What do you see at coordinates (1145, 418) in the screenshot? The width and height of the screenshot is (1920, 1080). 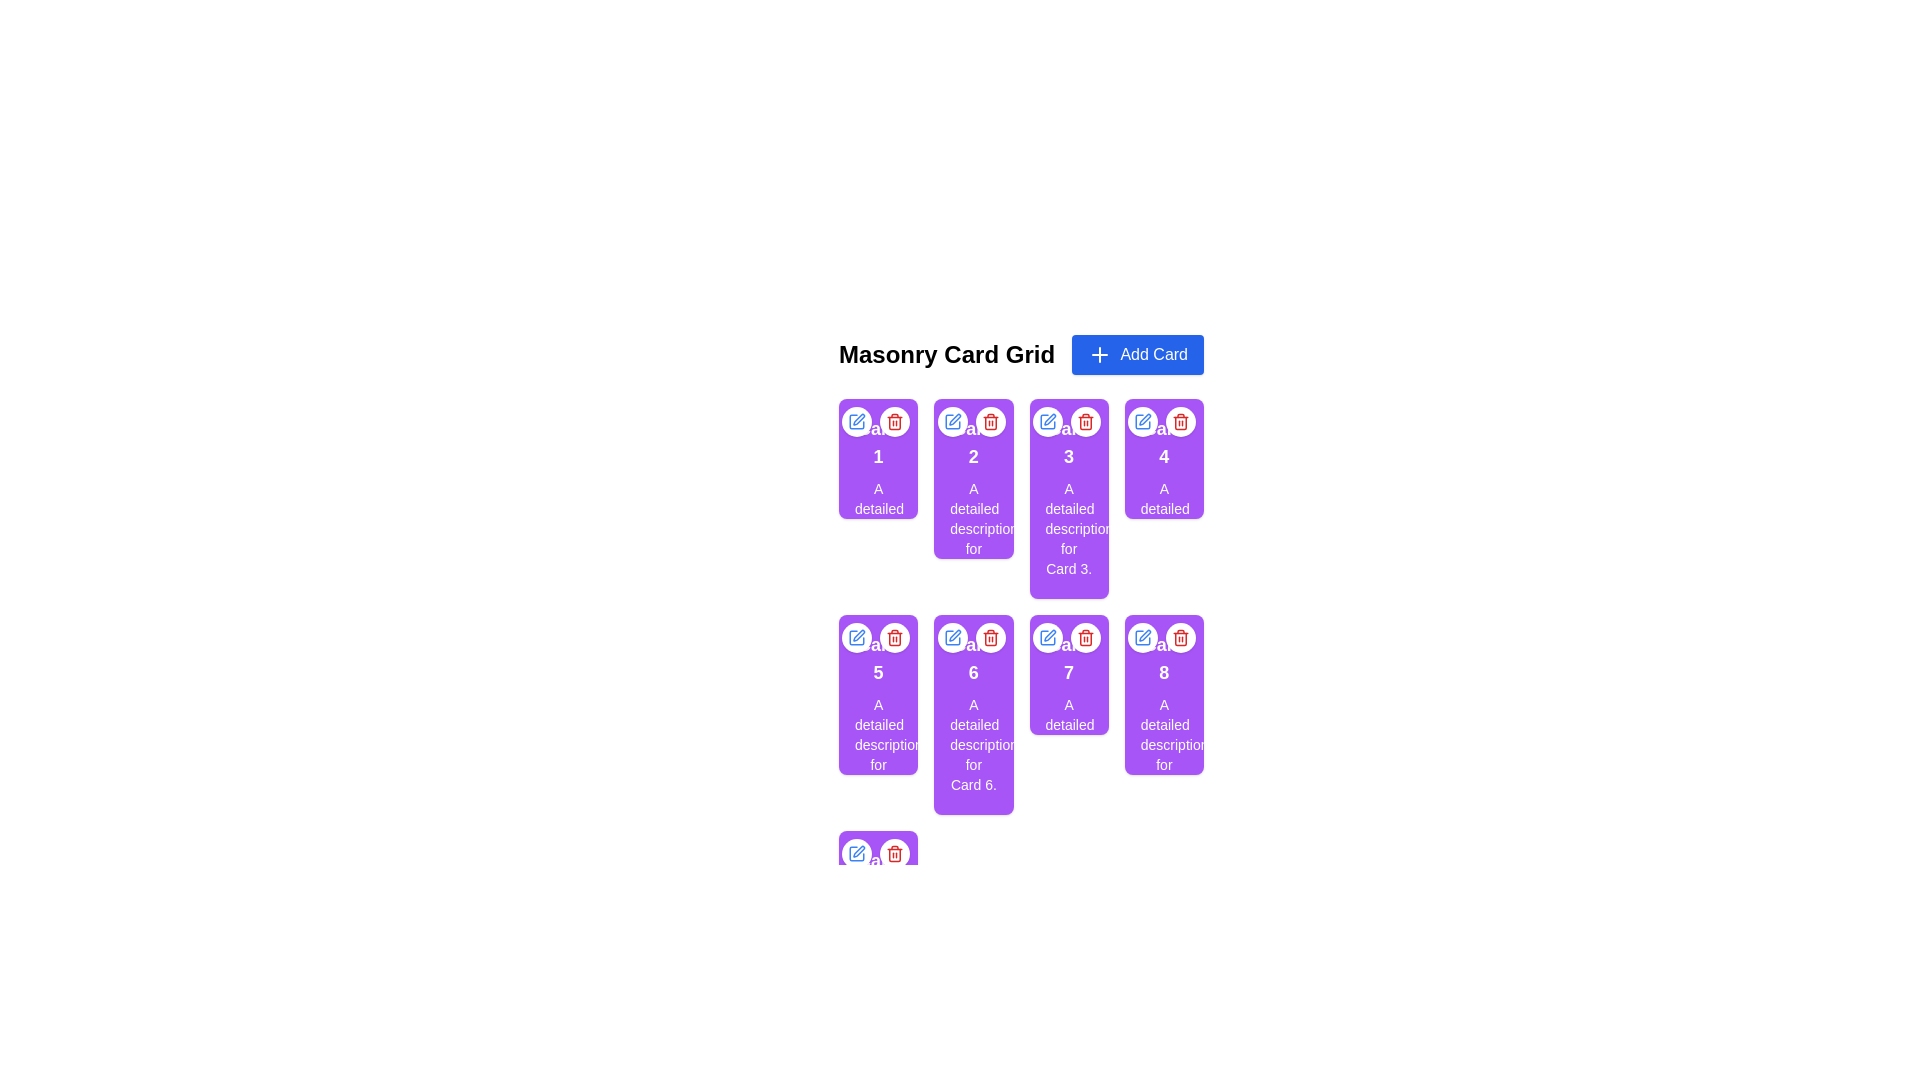 I see `the blue edit icon resembling a pen or pencil located in the top-left corner of the card` at bounding box center [1145, 418].